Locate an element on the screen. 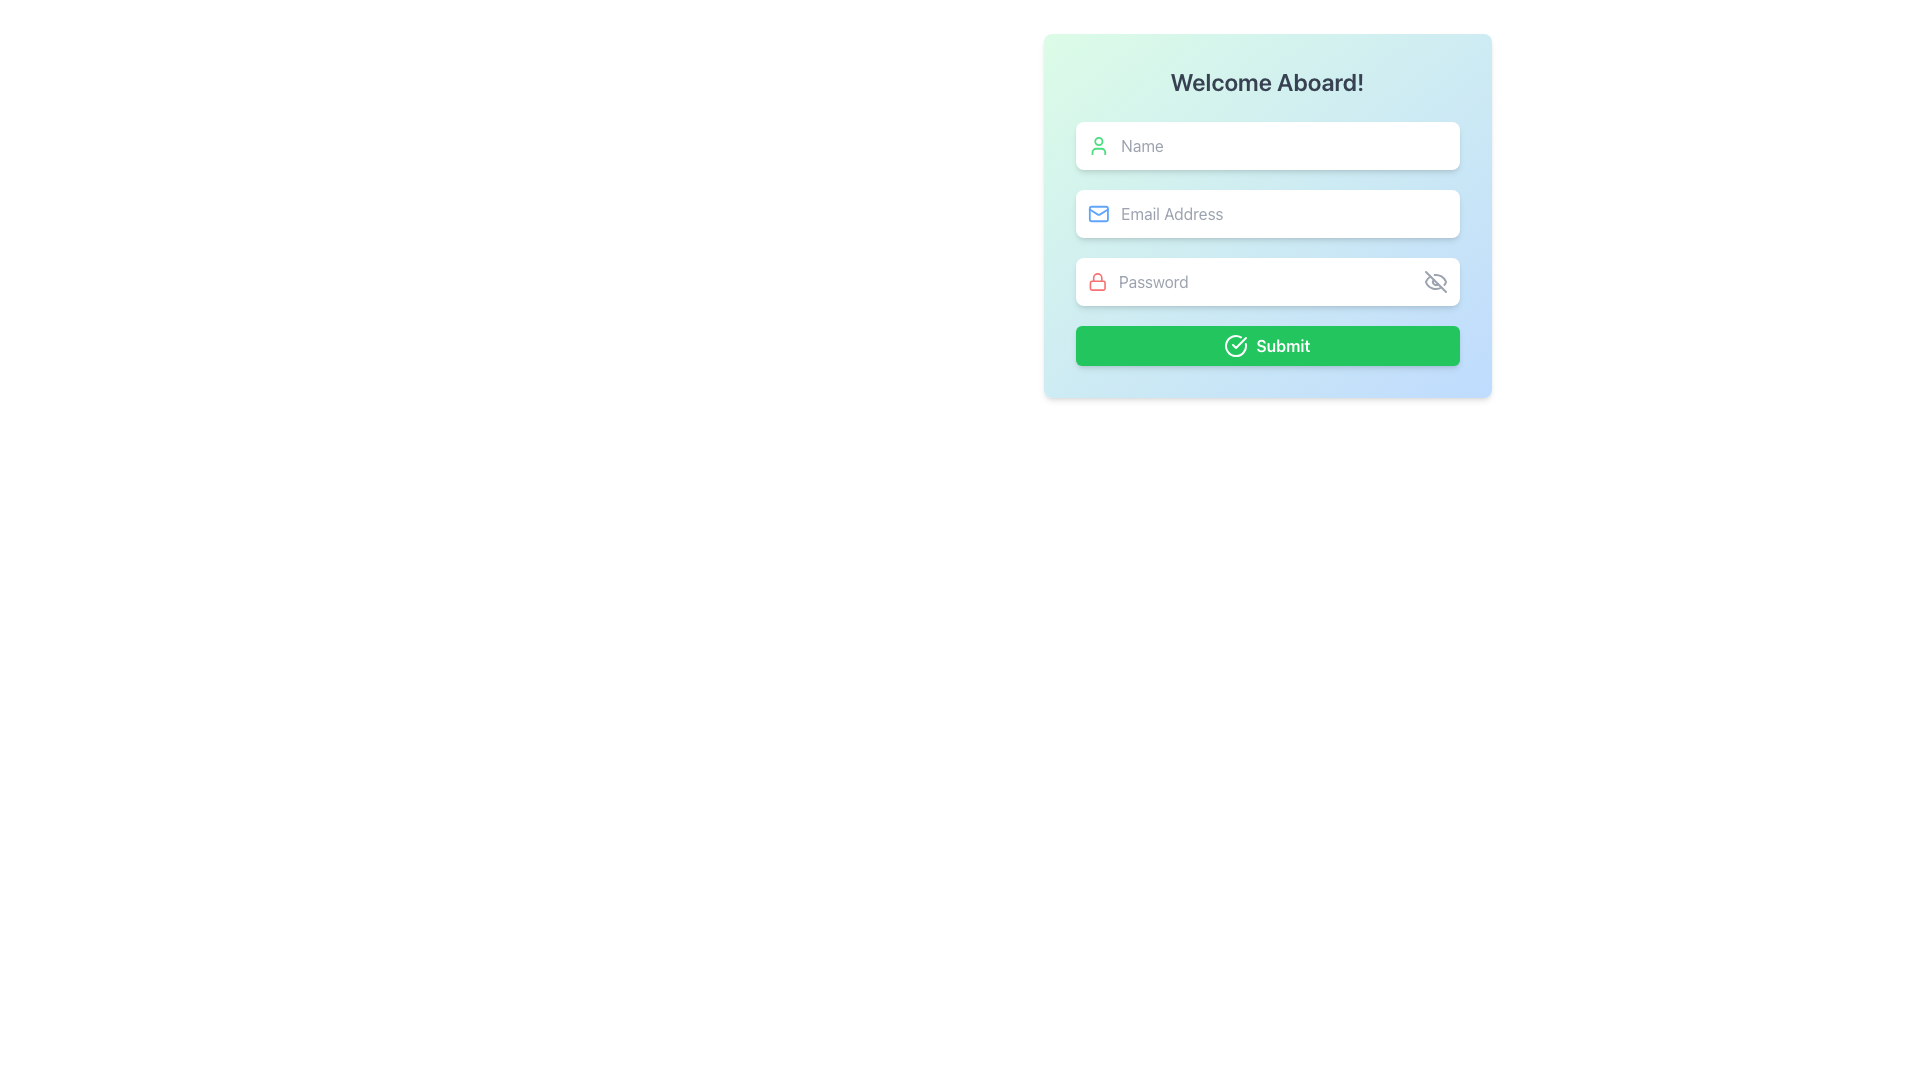 This screenshot has width=1920, height=1080. the Password input group, which is the third field in the form below 'Email Address' is located at coordinates (1266, 281).